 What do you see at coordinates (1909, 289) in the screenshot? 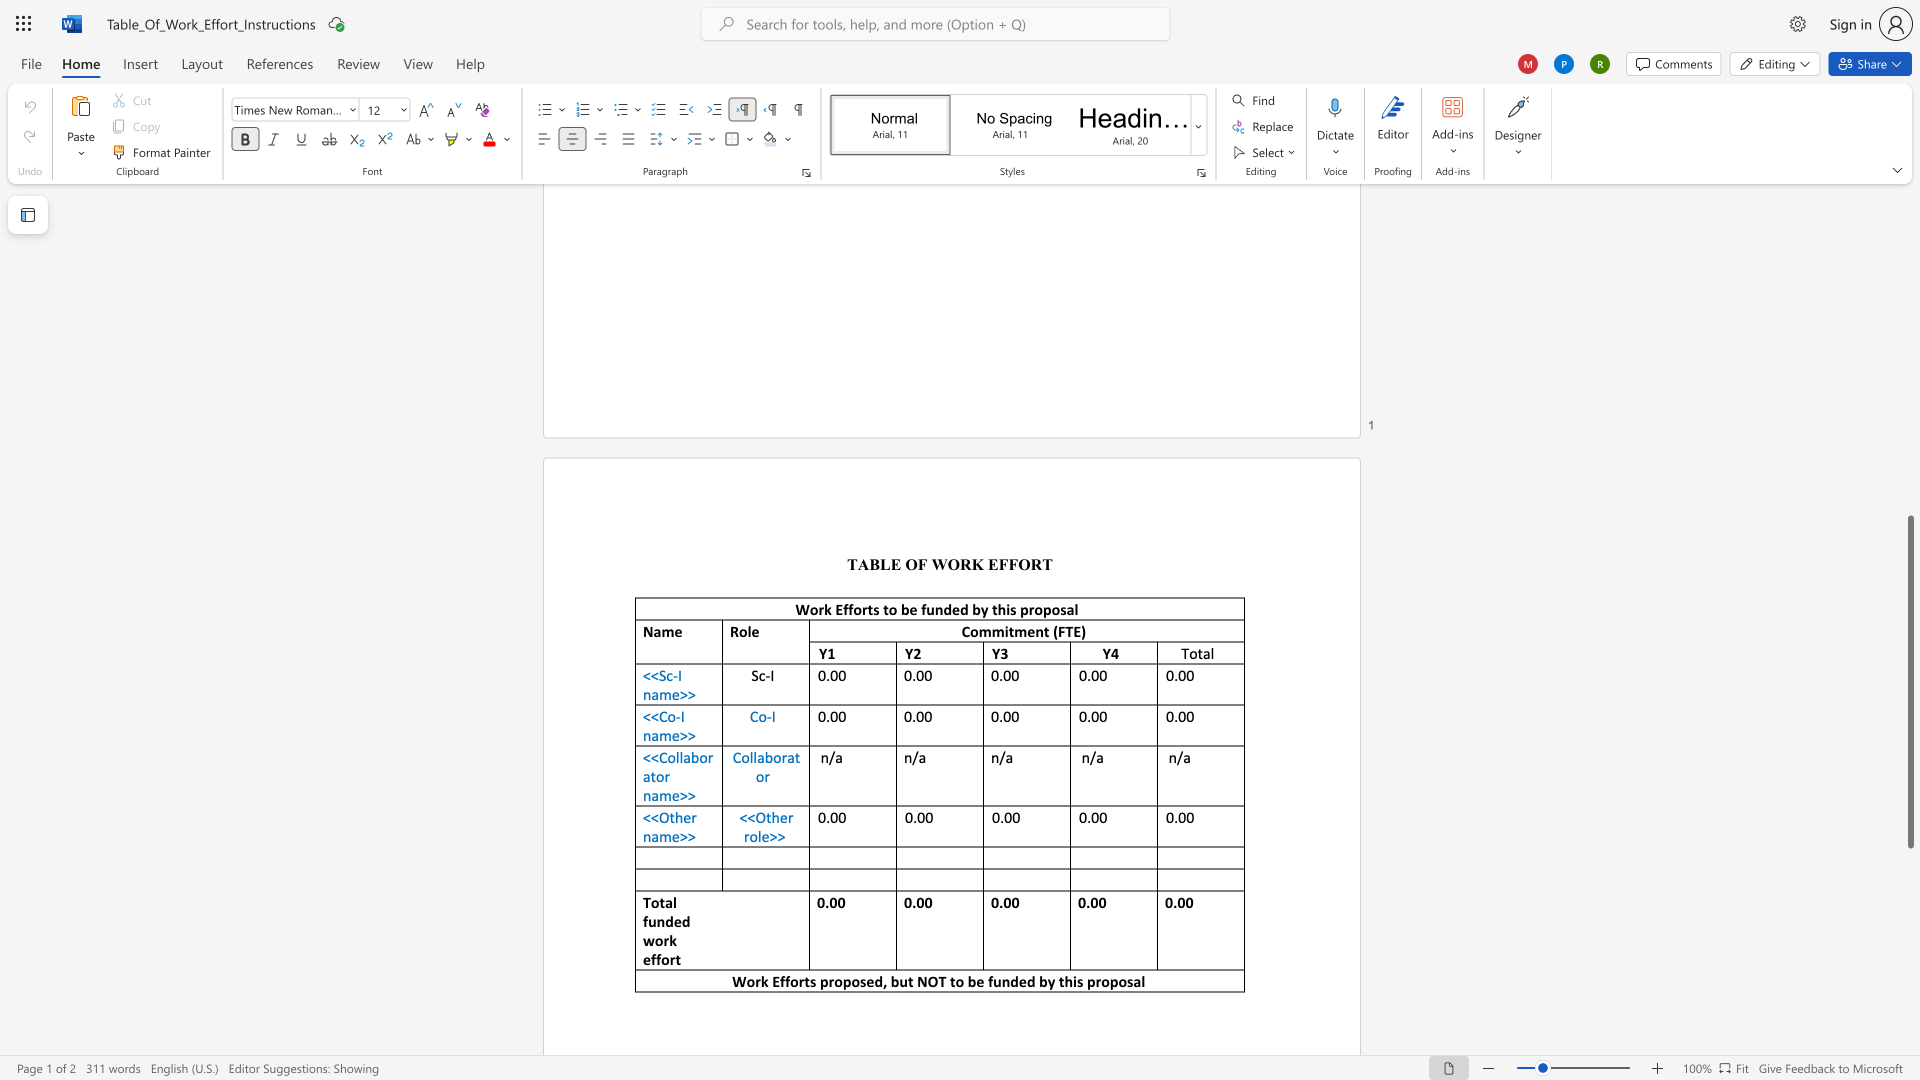
I see `the scrollbar to move the page upward` at bounding box center [1909, 289].